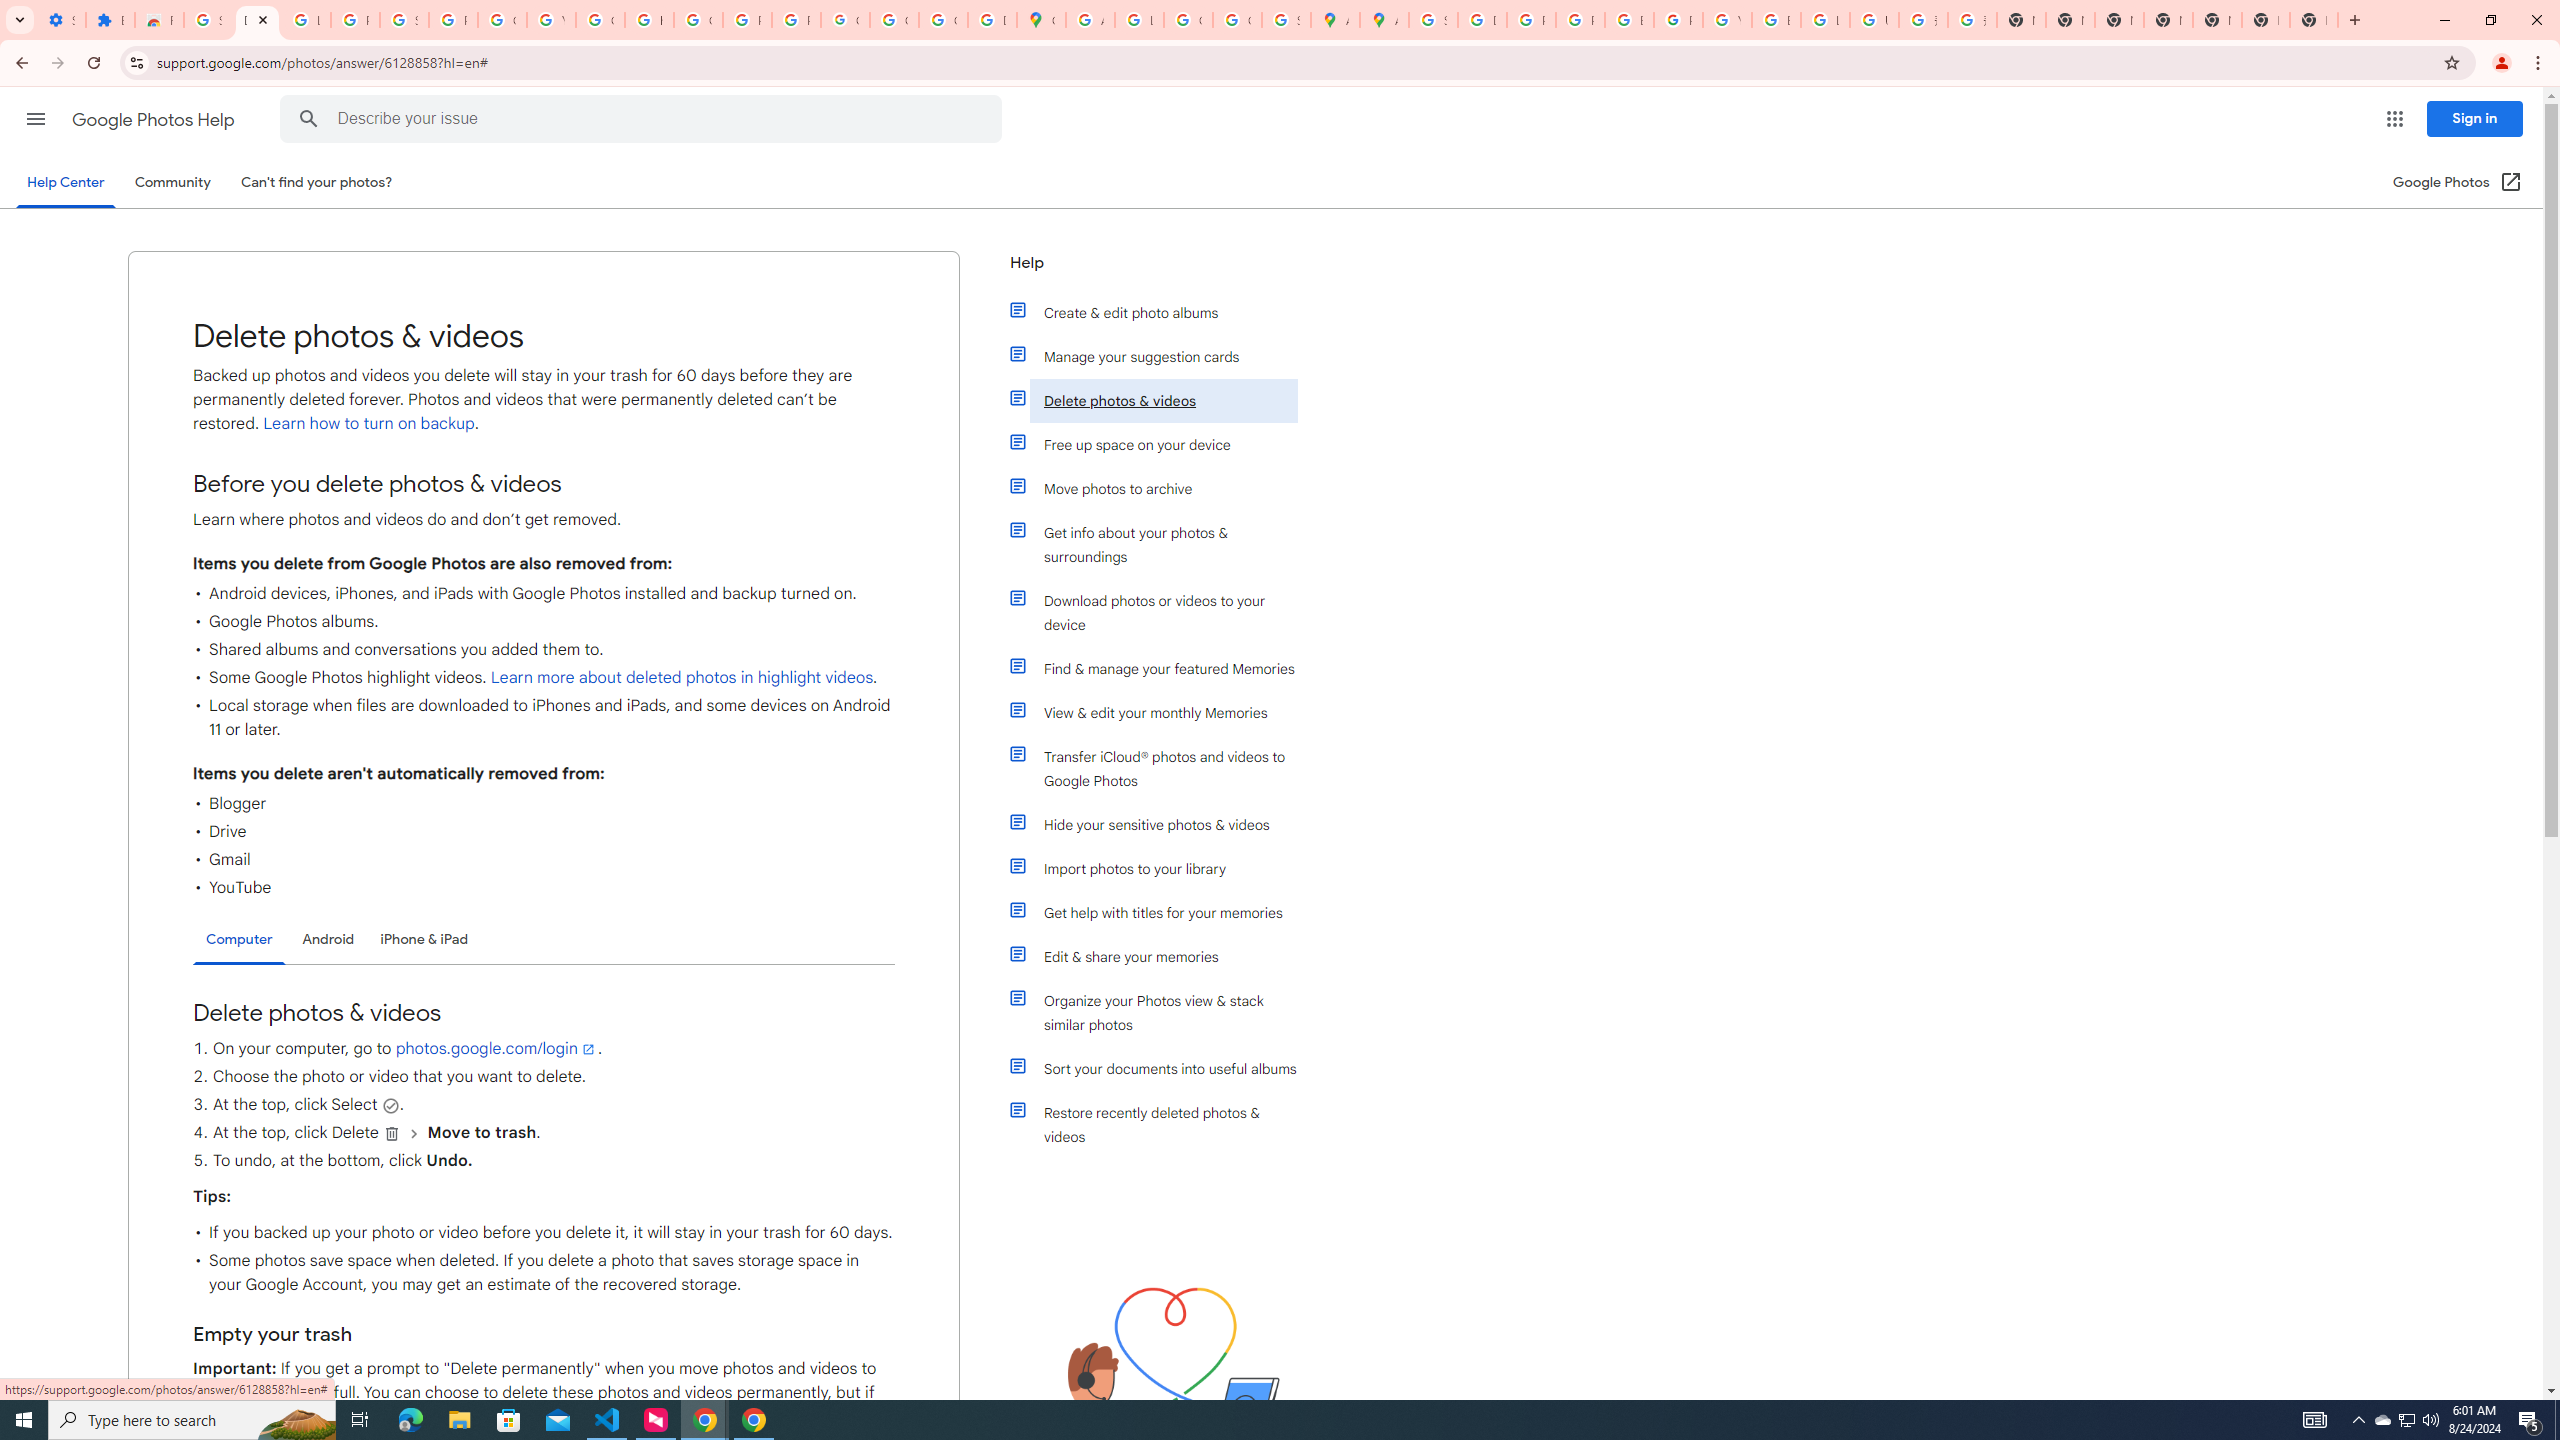 The height and width of the screenshot is (1440, 2560). I want to click on 'Sign in - Google Accounts', so click(207, 19).